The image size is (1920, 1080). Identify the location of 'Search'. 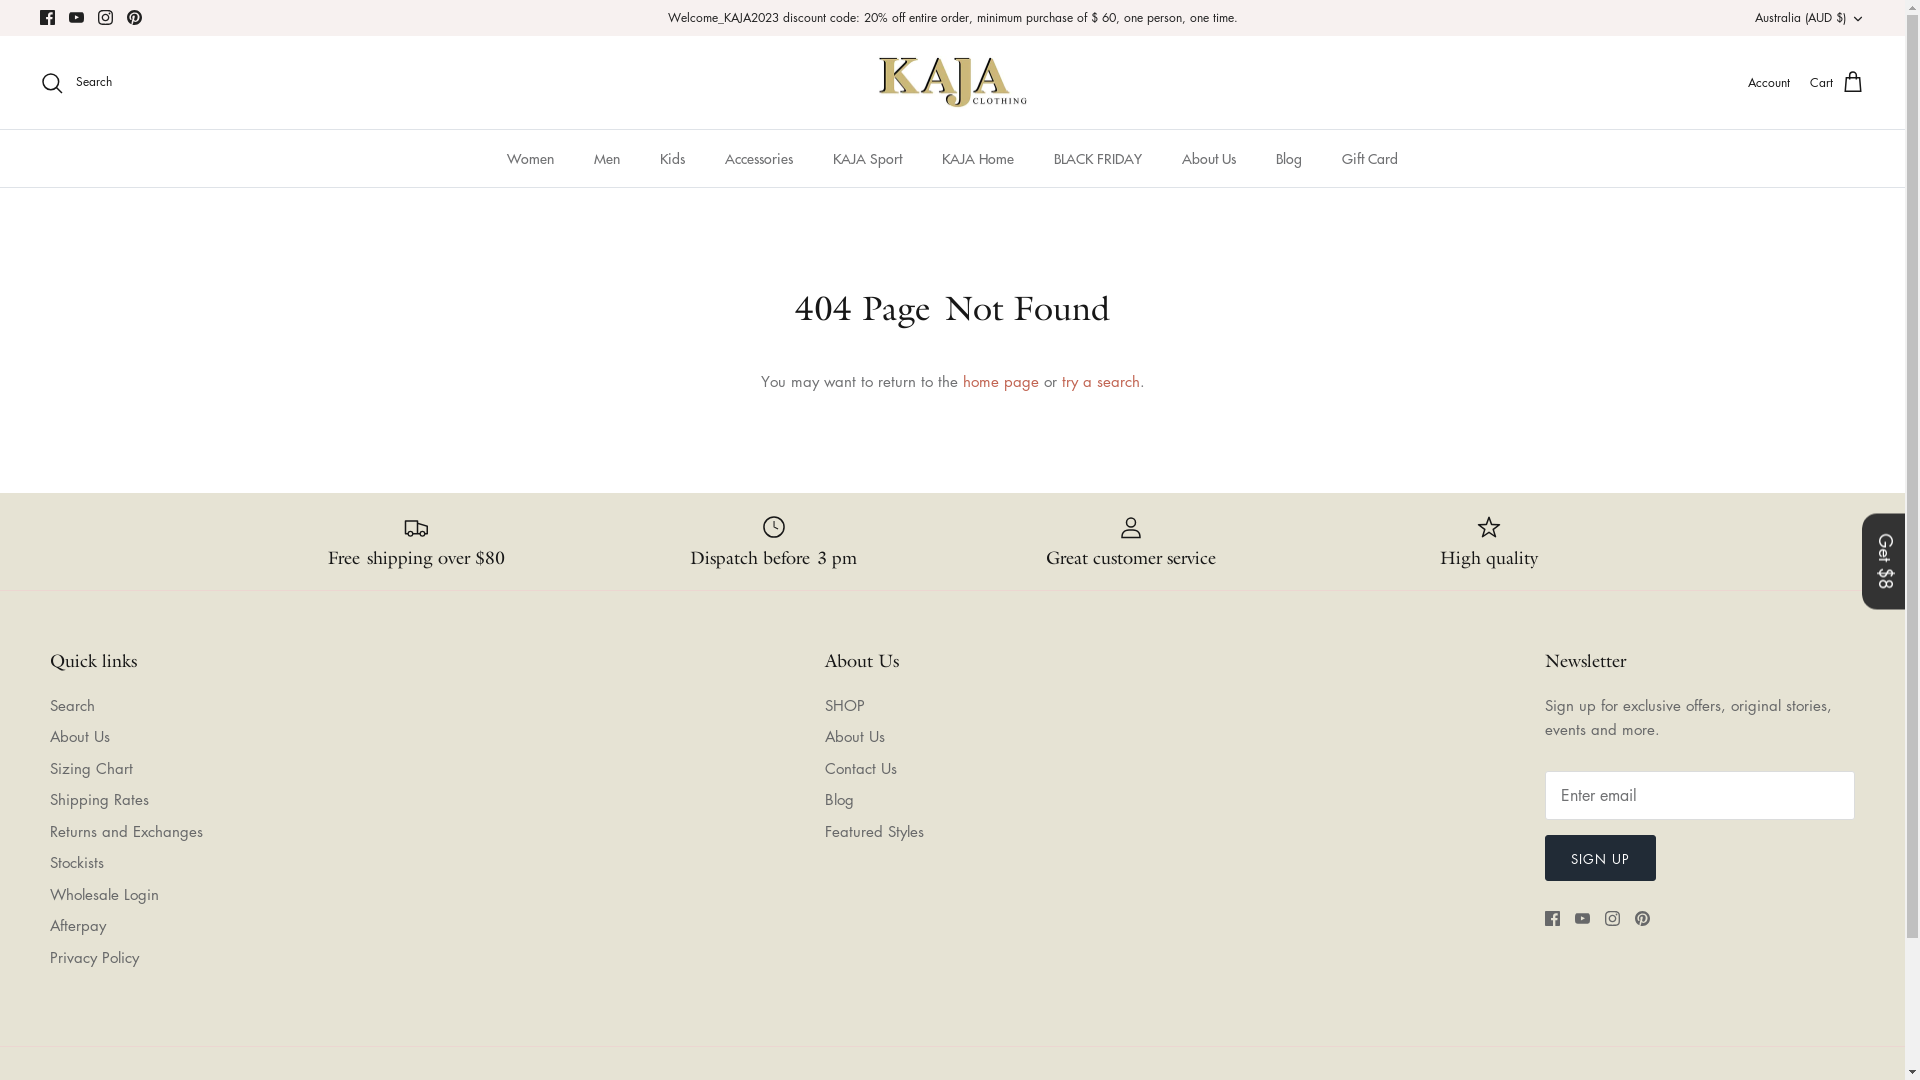
(76, 82).